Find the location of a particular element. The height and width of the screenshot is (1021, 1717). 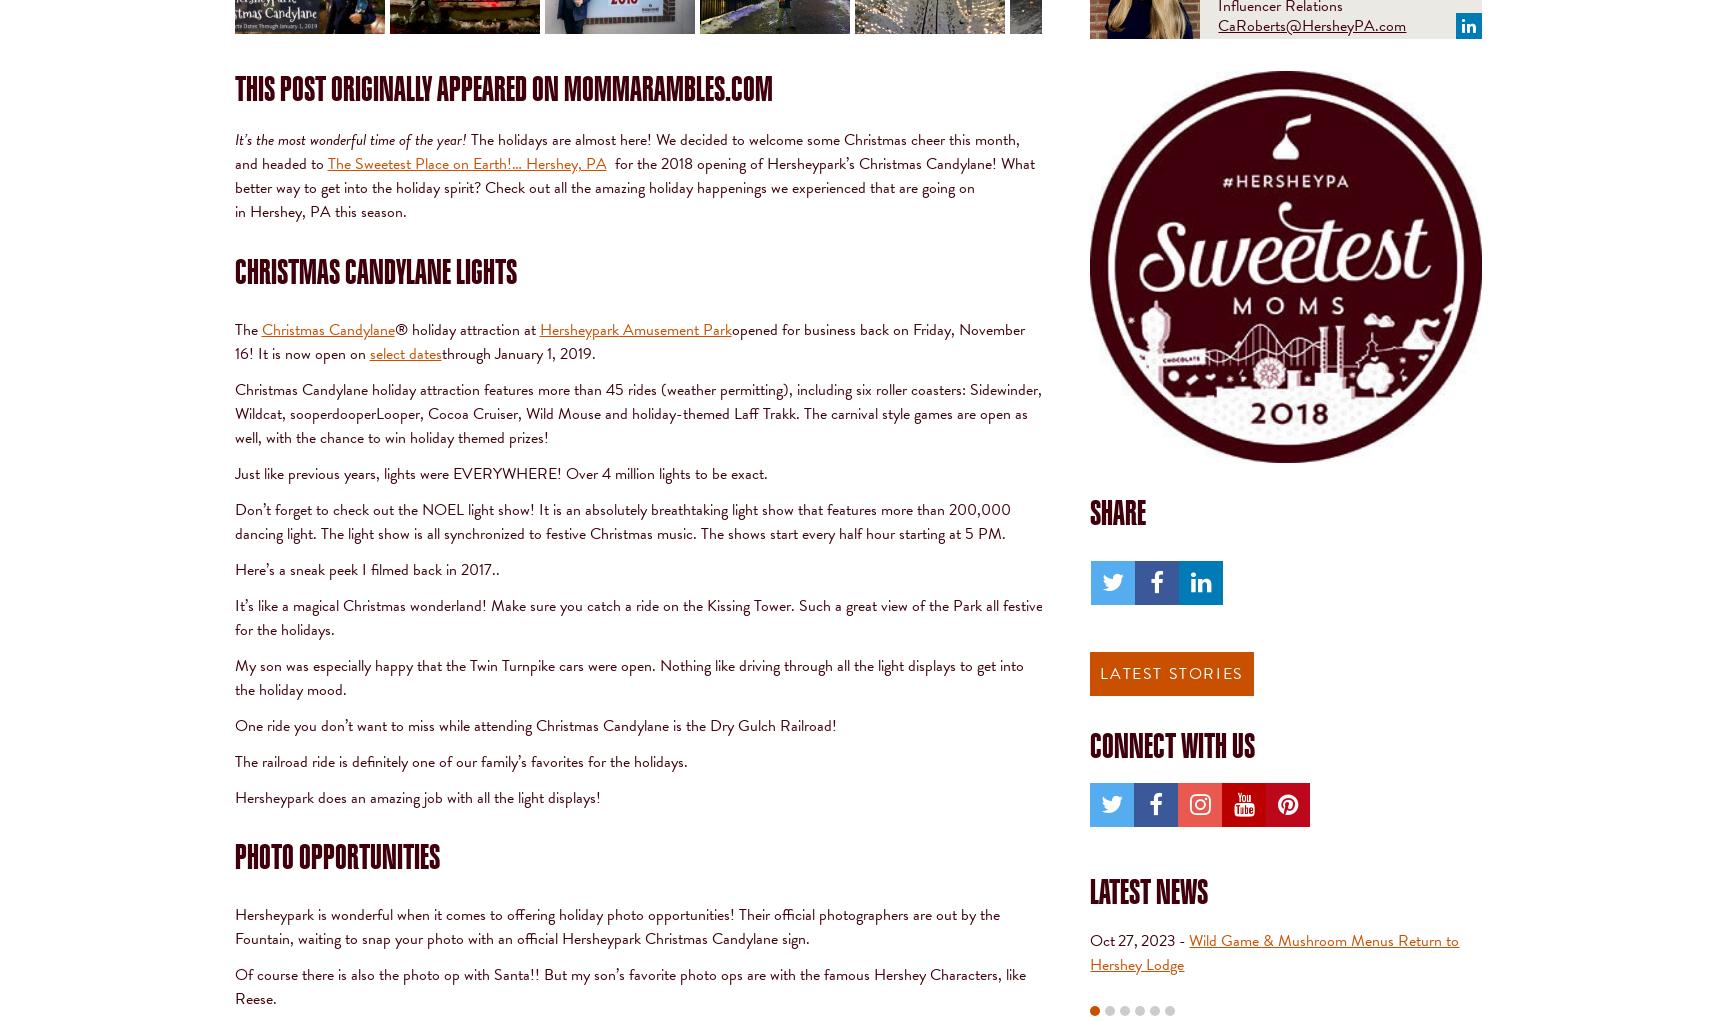

'Twin Turnpike' is located at coordinates (511, 663).